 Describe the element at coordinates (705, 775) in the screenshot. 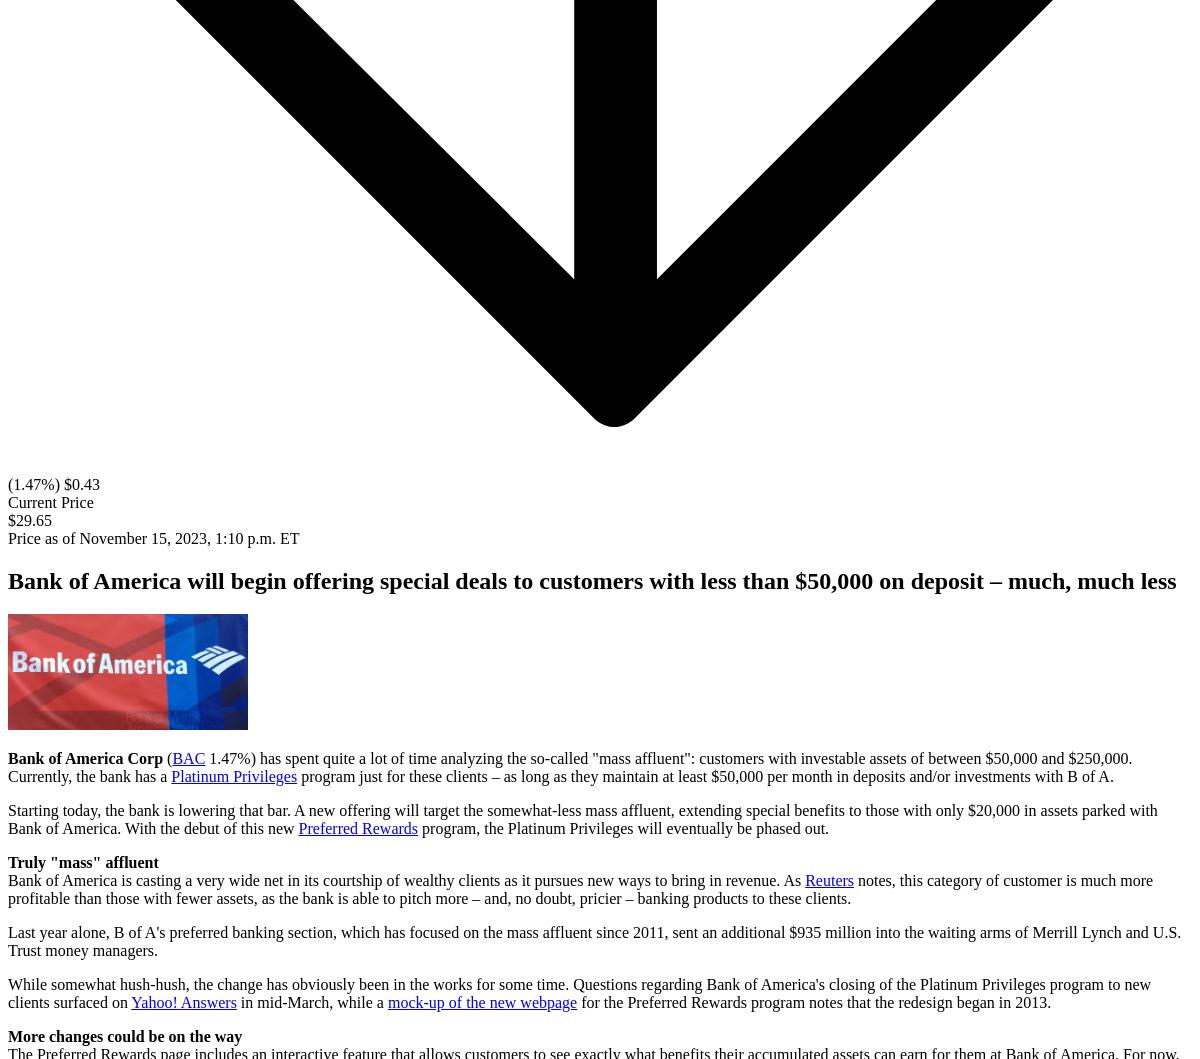

I see `'program just for these clients – as long as they maintain at least $50,000 per month in deposits and/or investments with B of A.'` at that location.